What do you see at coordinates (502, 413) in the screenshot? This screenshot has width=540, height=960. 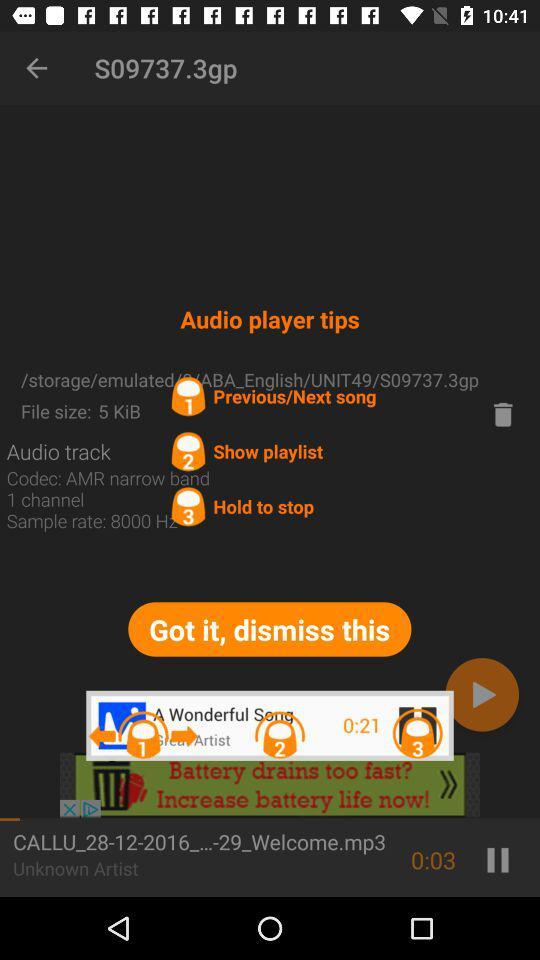 I see `because back devicer` at bounding box center [502, 413].